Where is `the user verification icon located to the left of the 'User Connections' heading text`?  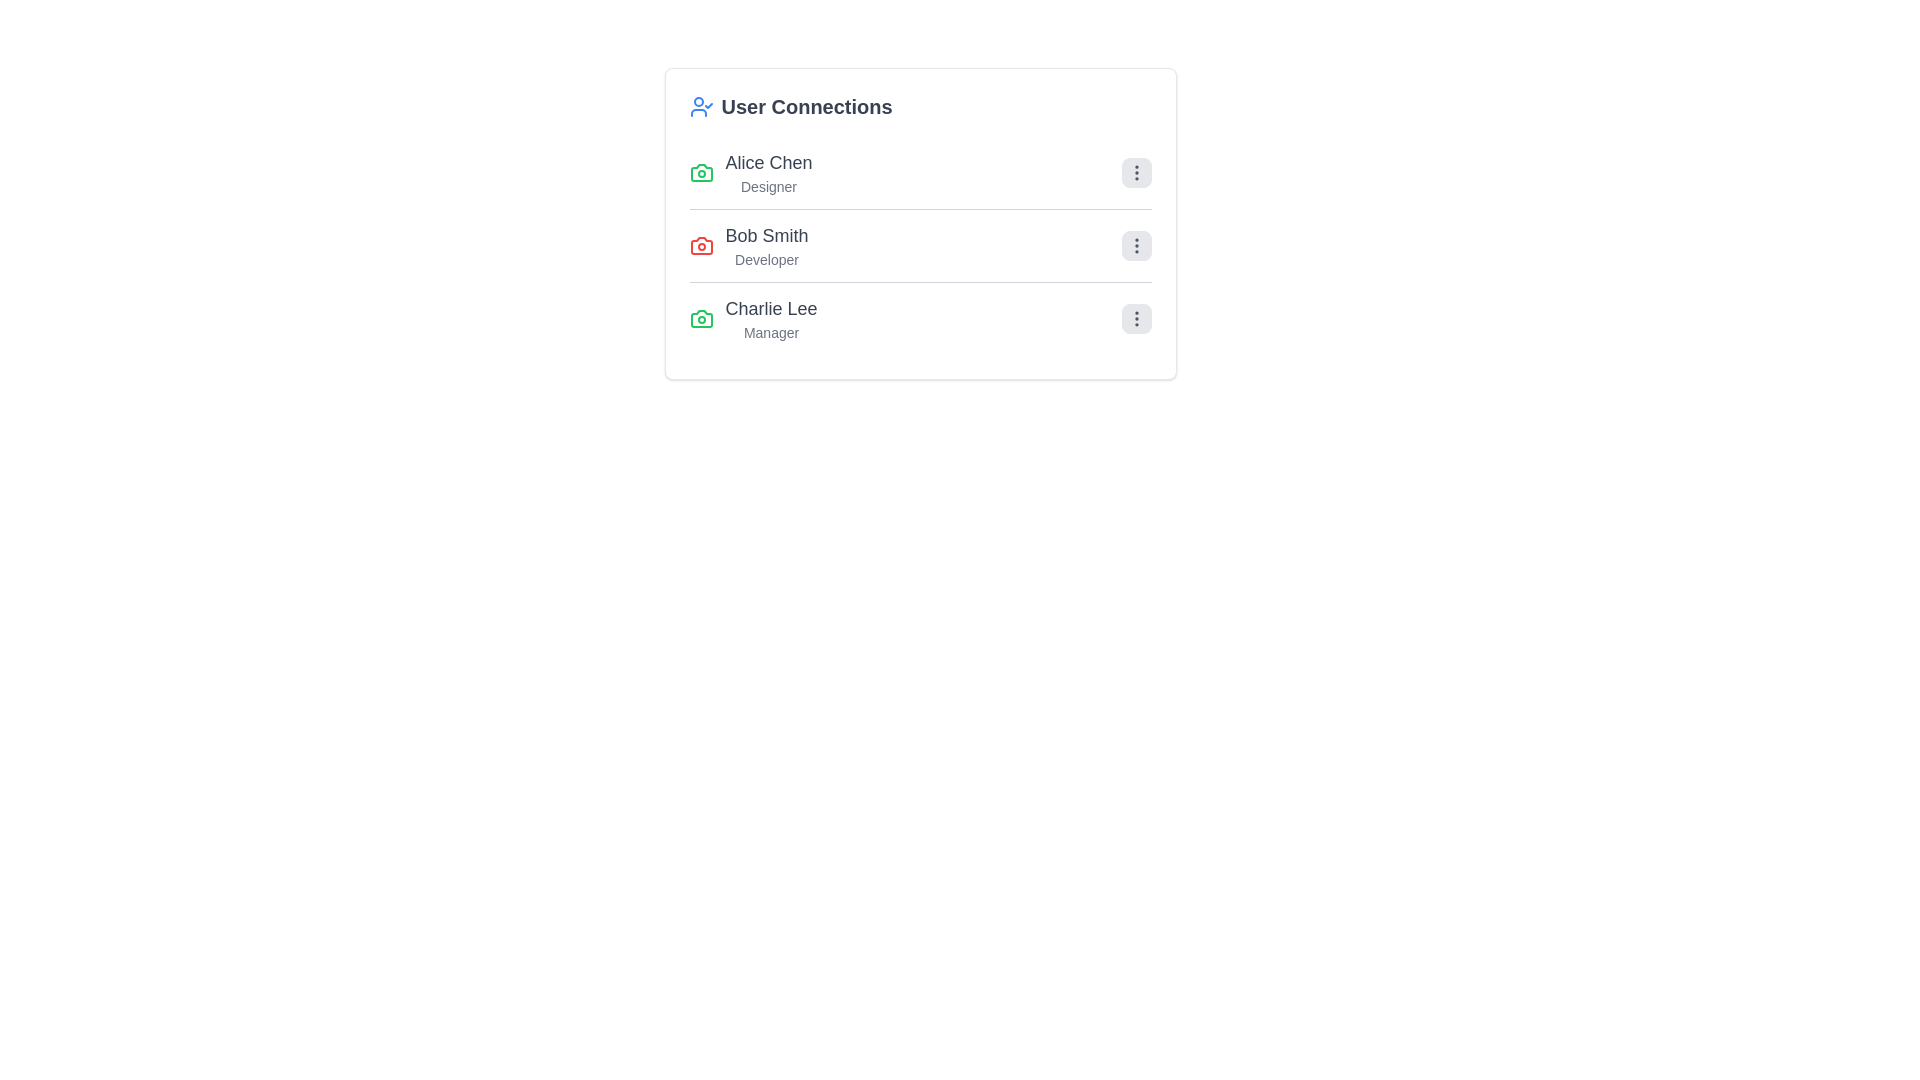 the user verification icon located to the left of the 'User Connections' heading text is located at coordinates (701, 107).